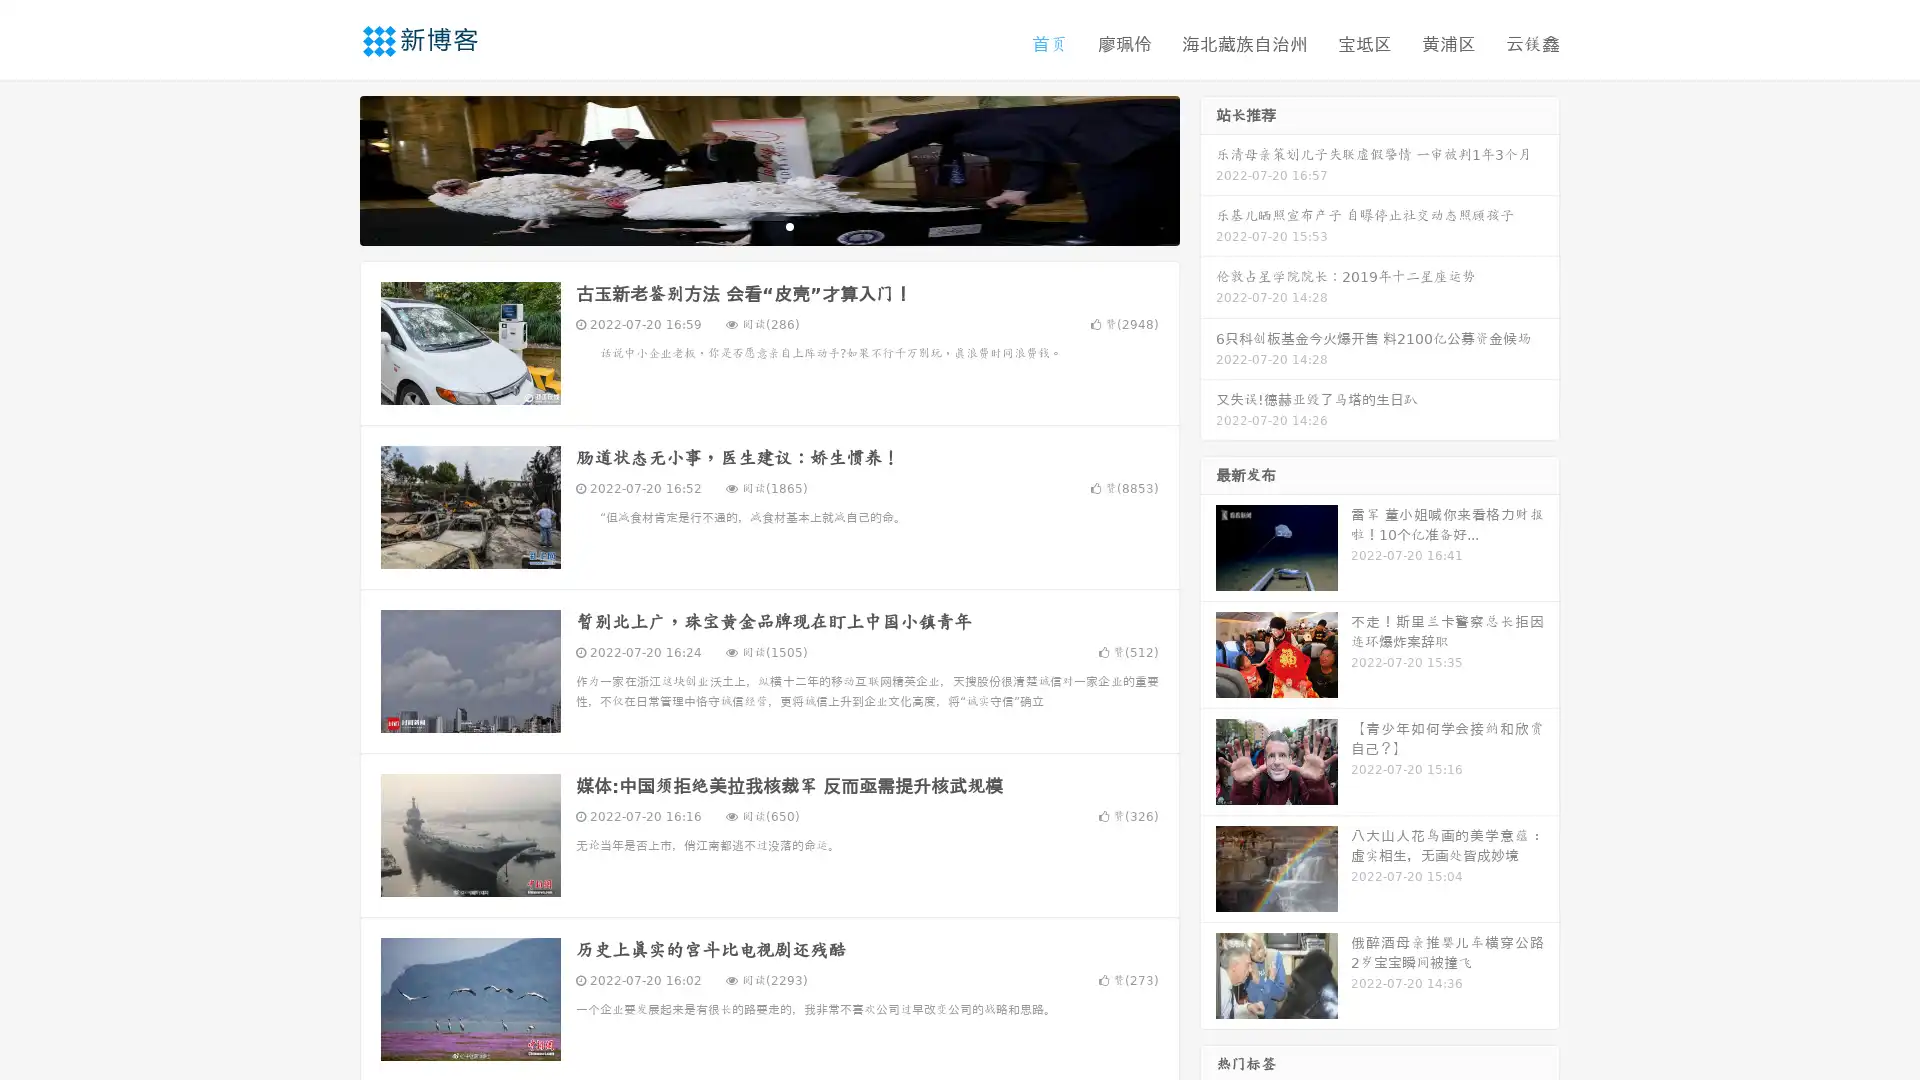 This screenshot has height=1080, width=1920. What do you see at coordinates (768, 225) in the screenshot?
I see `Go to slide 2` at bounding box center [768, 225].